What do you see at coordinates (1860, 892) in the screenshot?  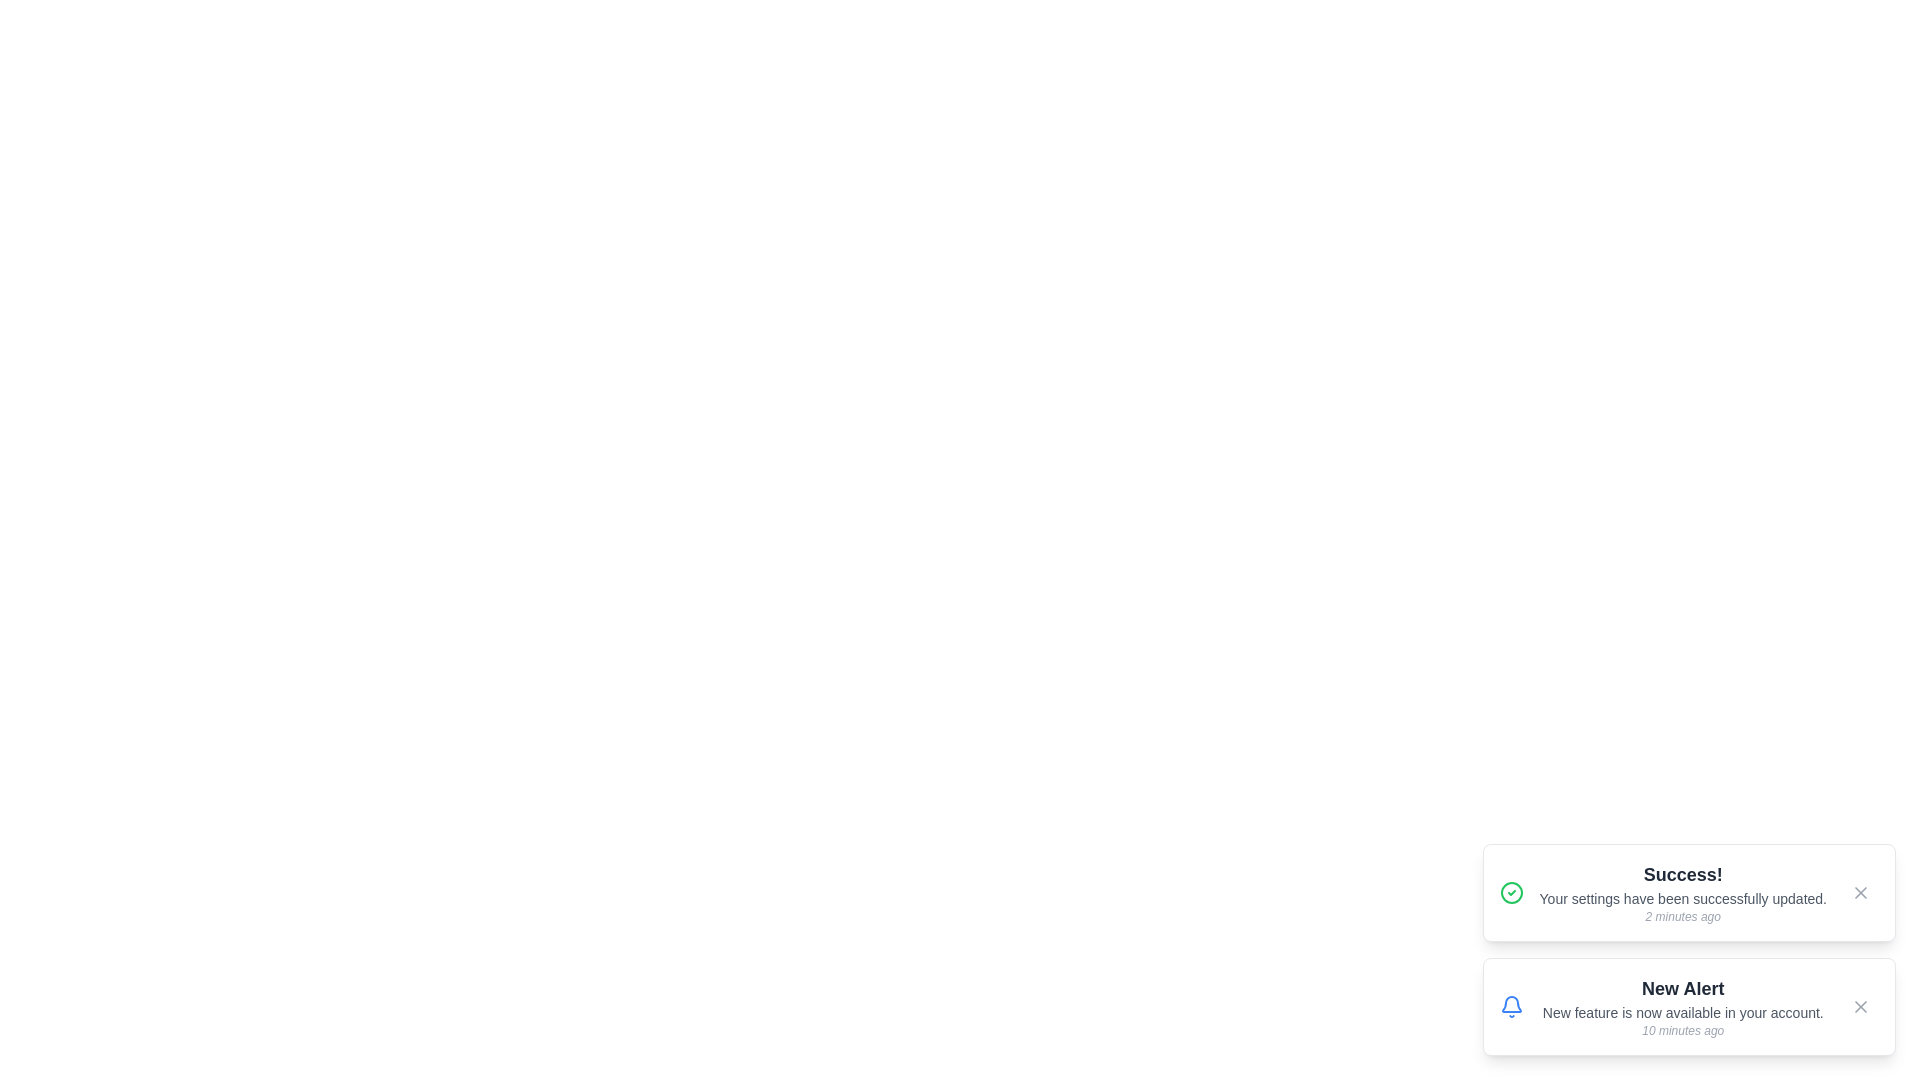 I see `the close button of the notification to dismiss it` at bounding box center [1860, 892].